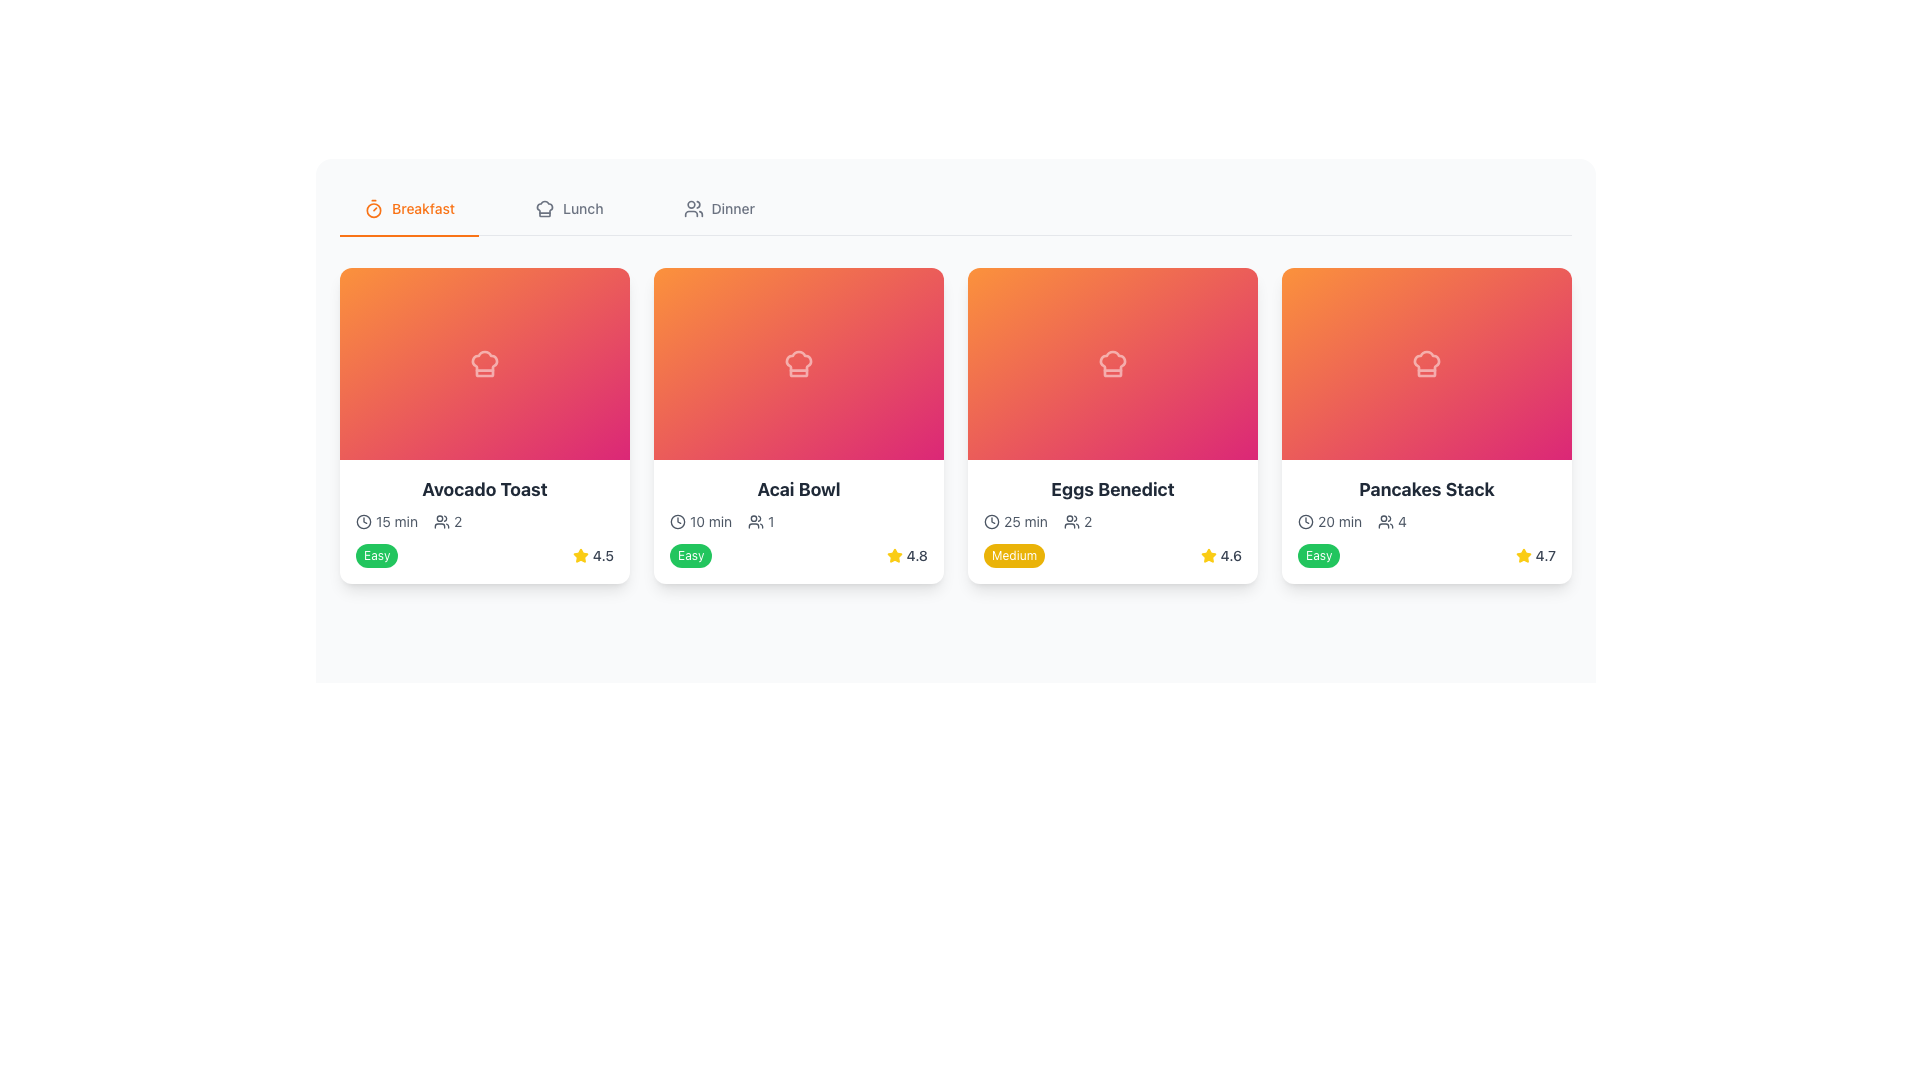 The width and height of the screenshot is (1920, 1080). I want to click on the time icon representing duration located to the left of the '25 min' text in the 'Eggs Benedict' card, so click(992, 520).